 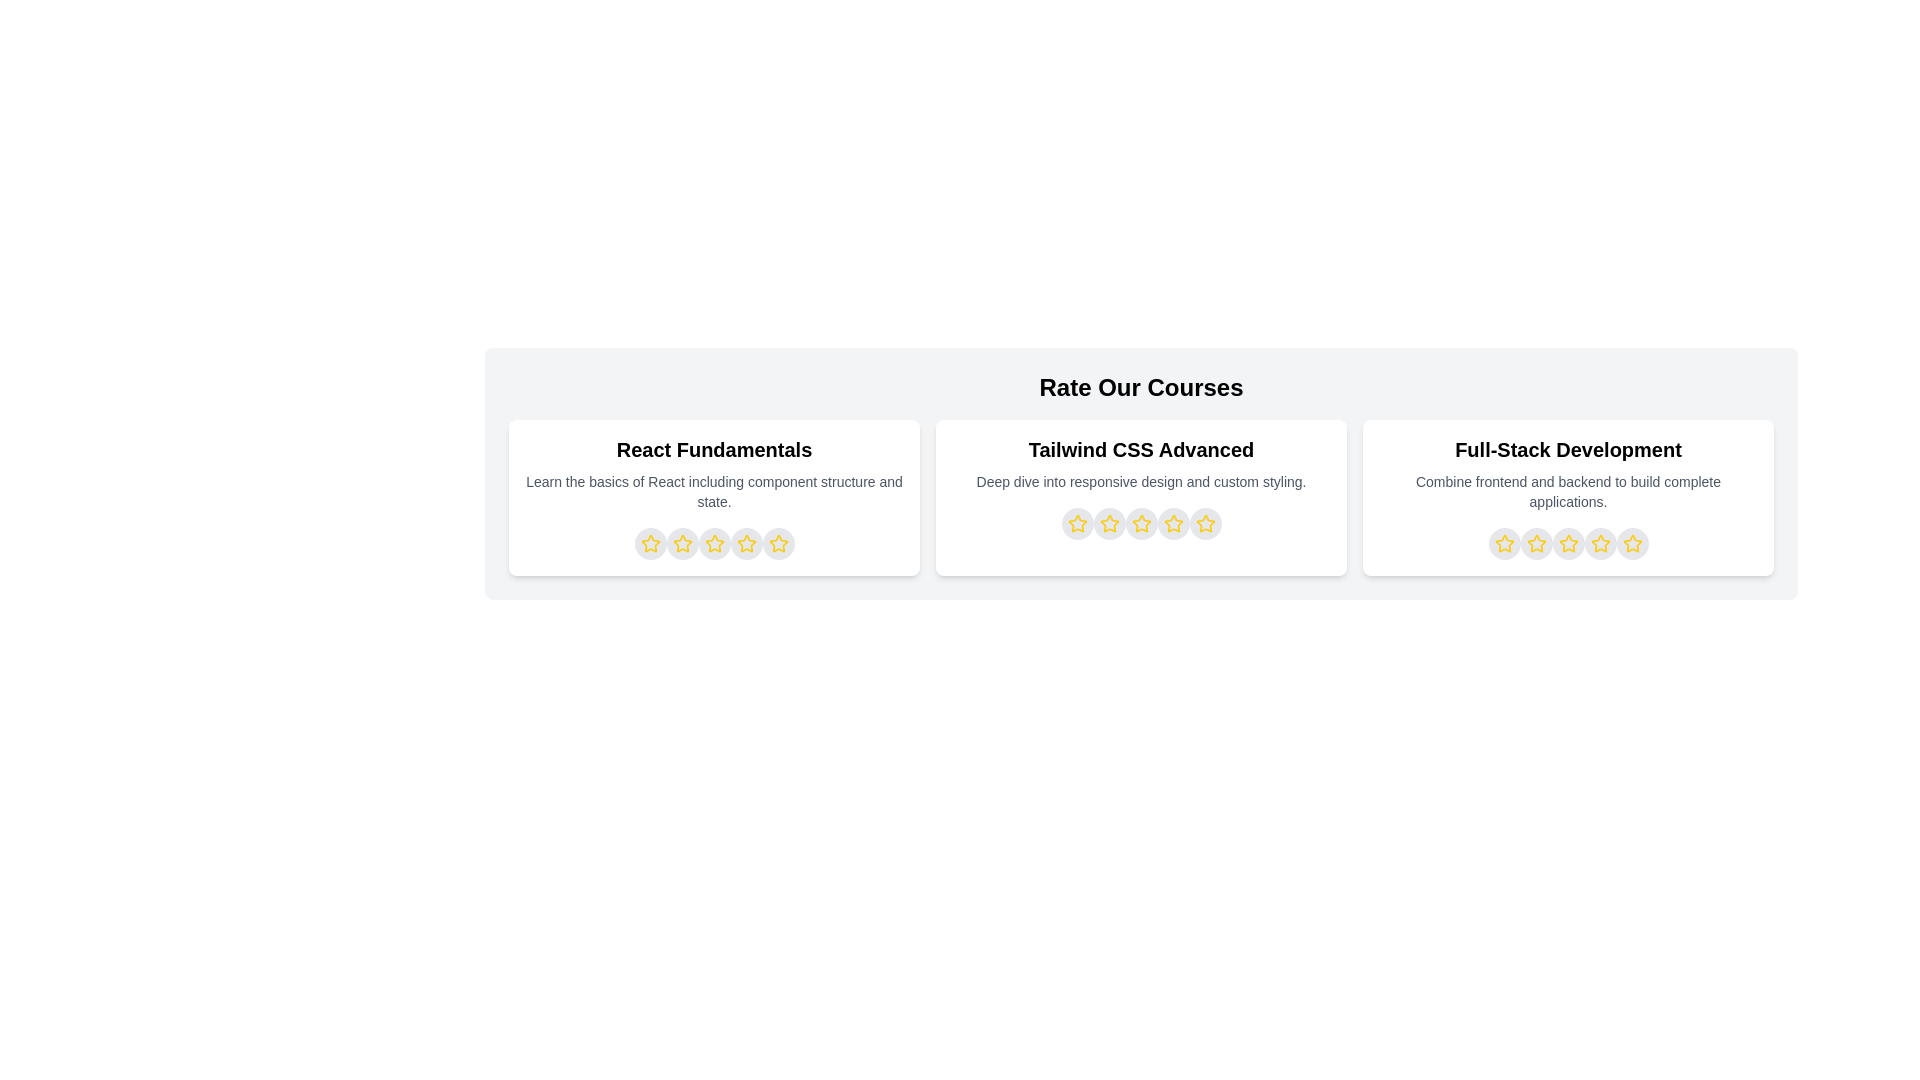 I want to click on the star representing 1 stars for the course titled React Fundamentals, so click(x=650, y=543).